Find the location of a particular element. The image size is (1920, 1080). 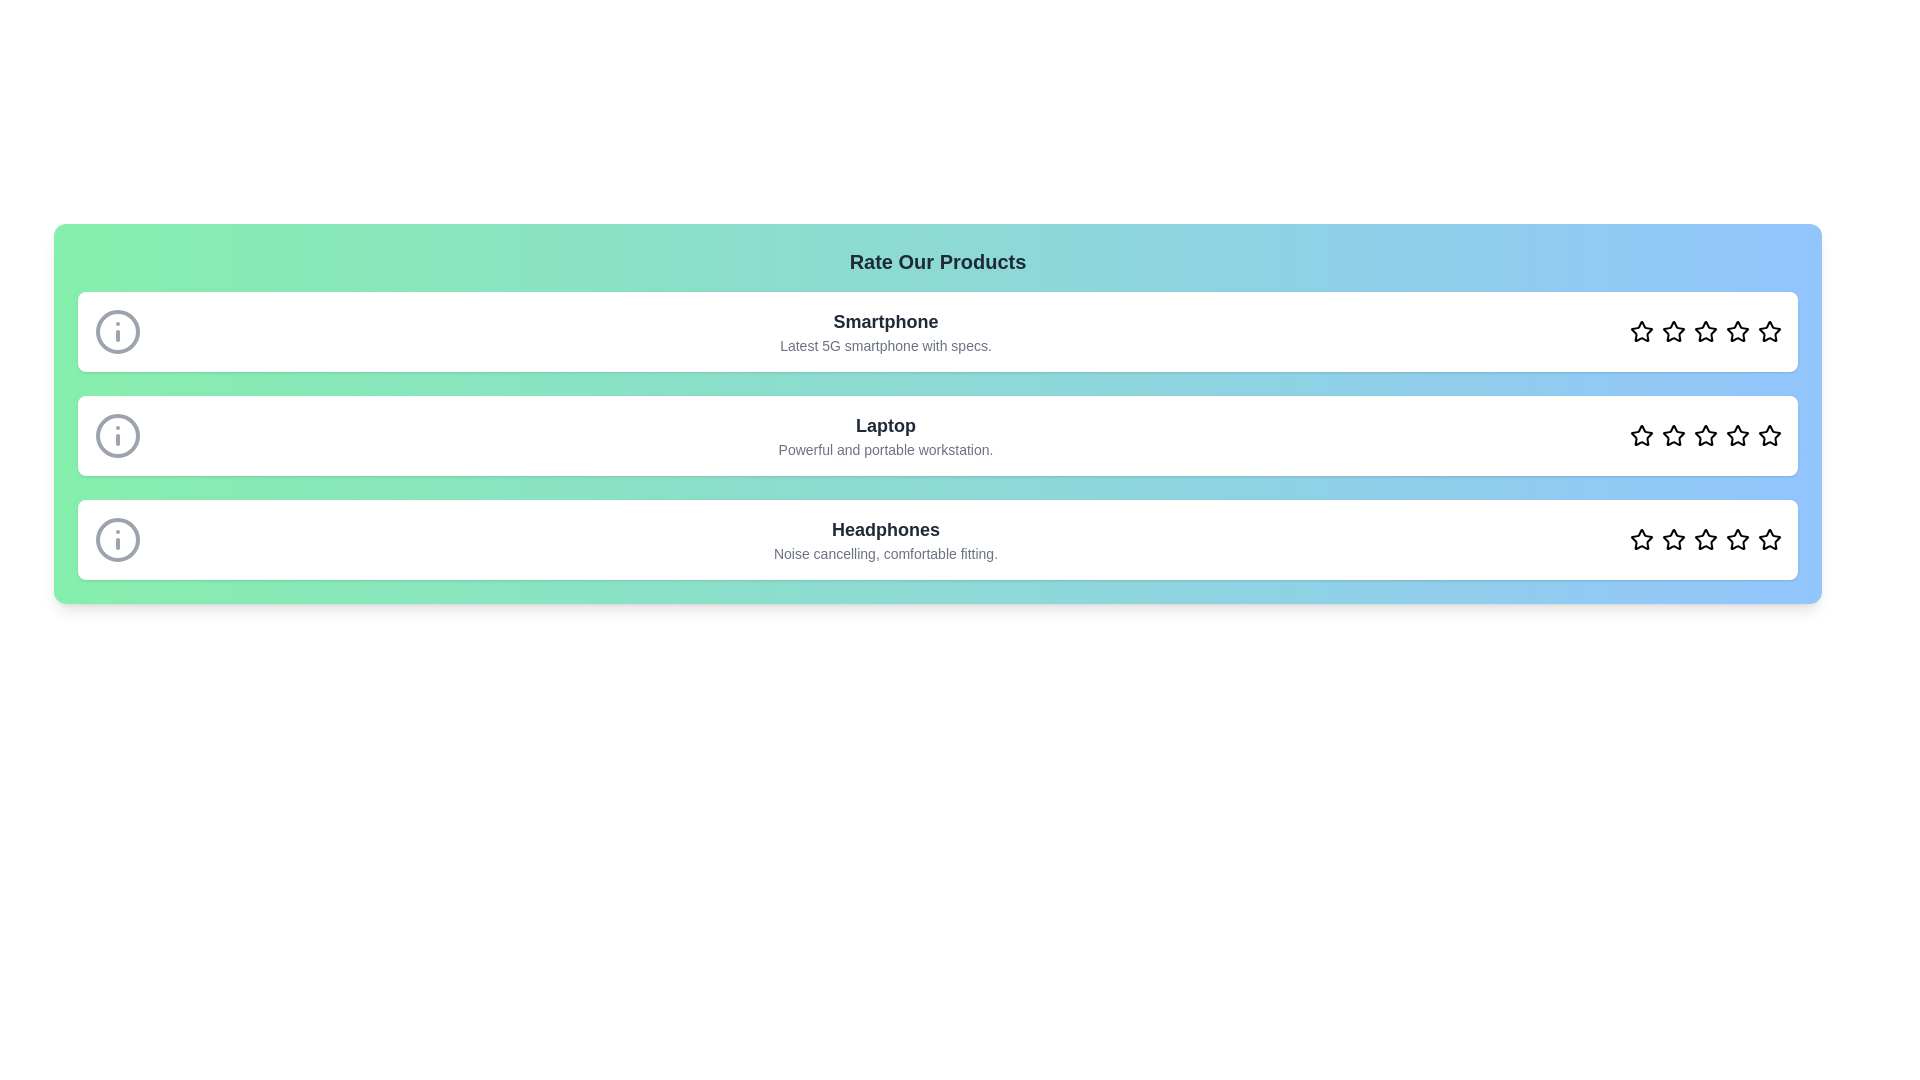

the third star icon in the rating system for the 'Laptop - Powerful and portable workstation' section is located at coordinates (1704, 434).